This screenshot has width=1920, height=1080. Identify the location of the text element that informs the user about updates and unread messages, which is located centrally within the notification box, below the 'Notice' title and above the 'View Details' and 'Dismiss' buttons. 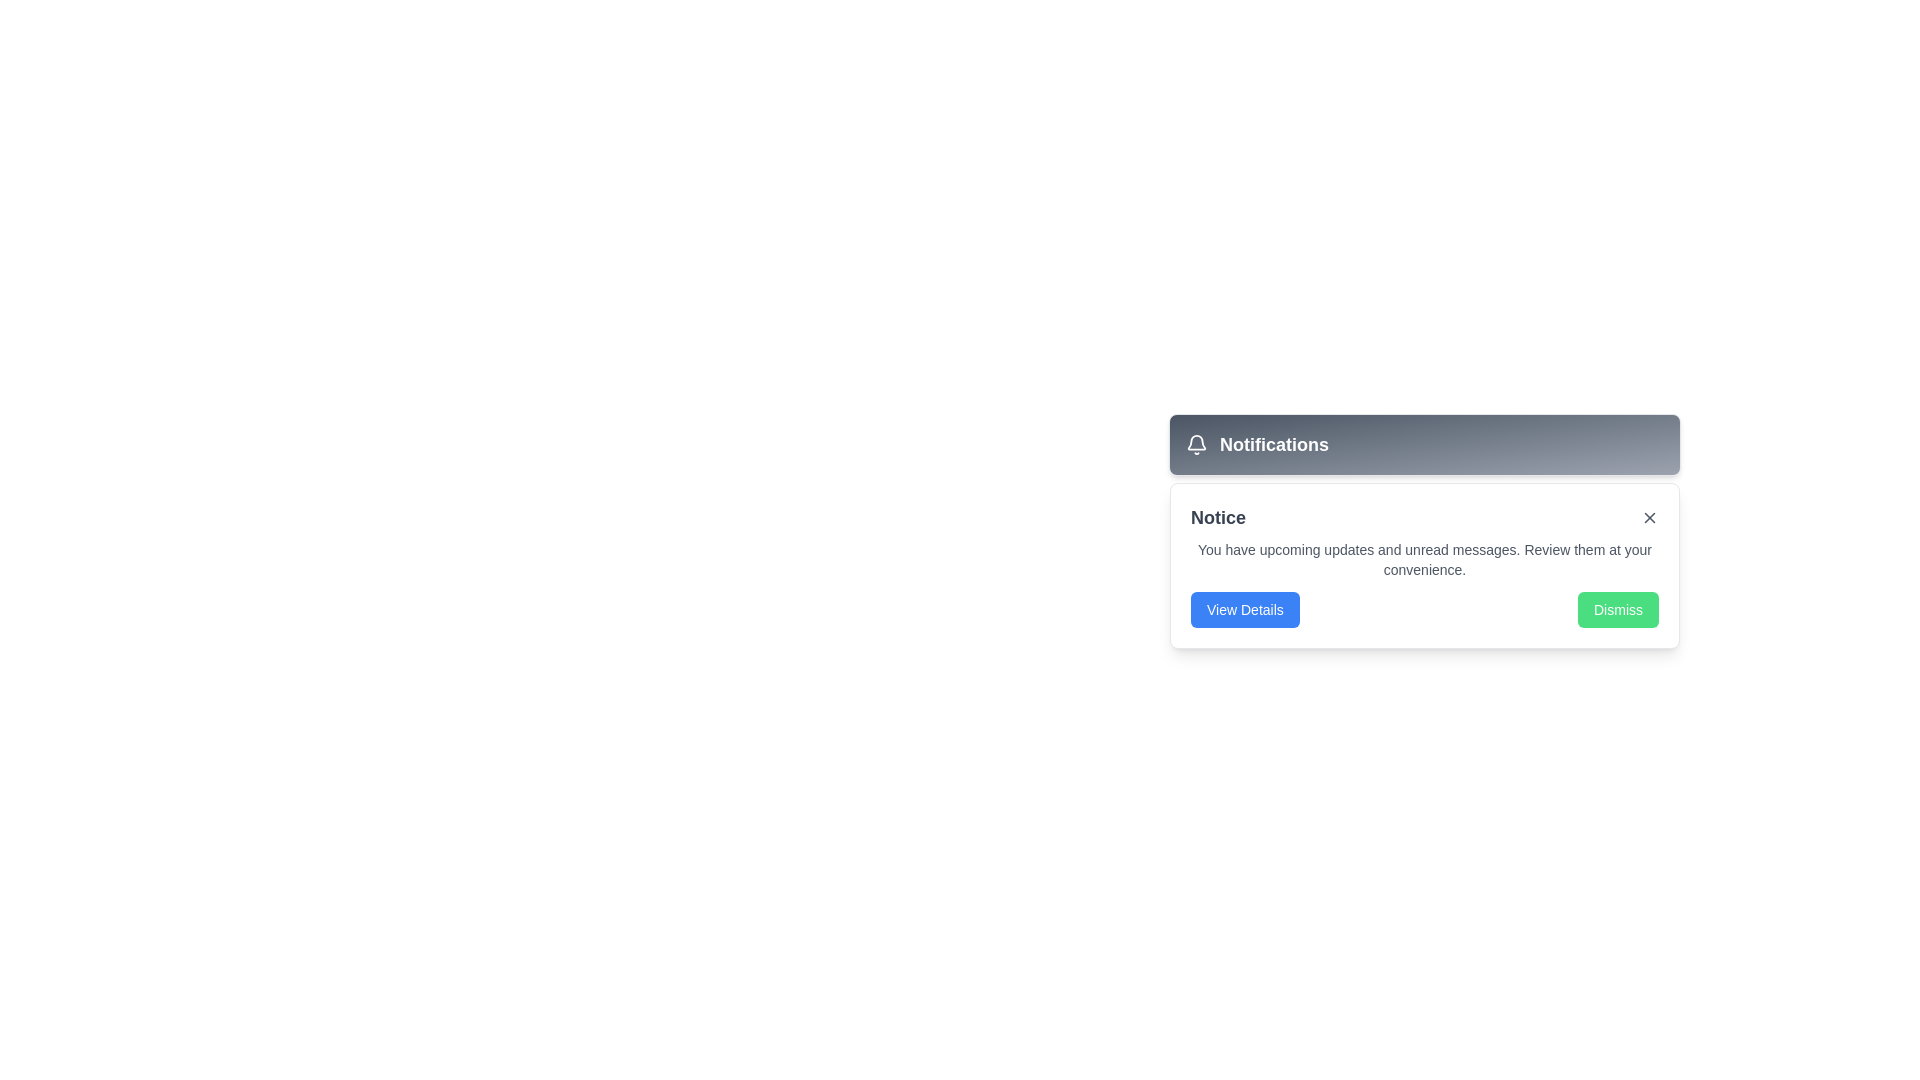
(1424, 559).